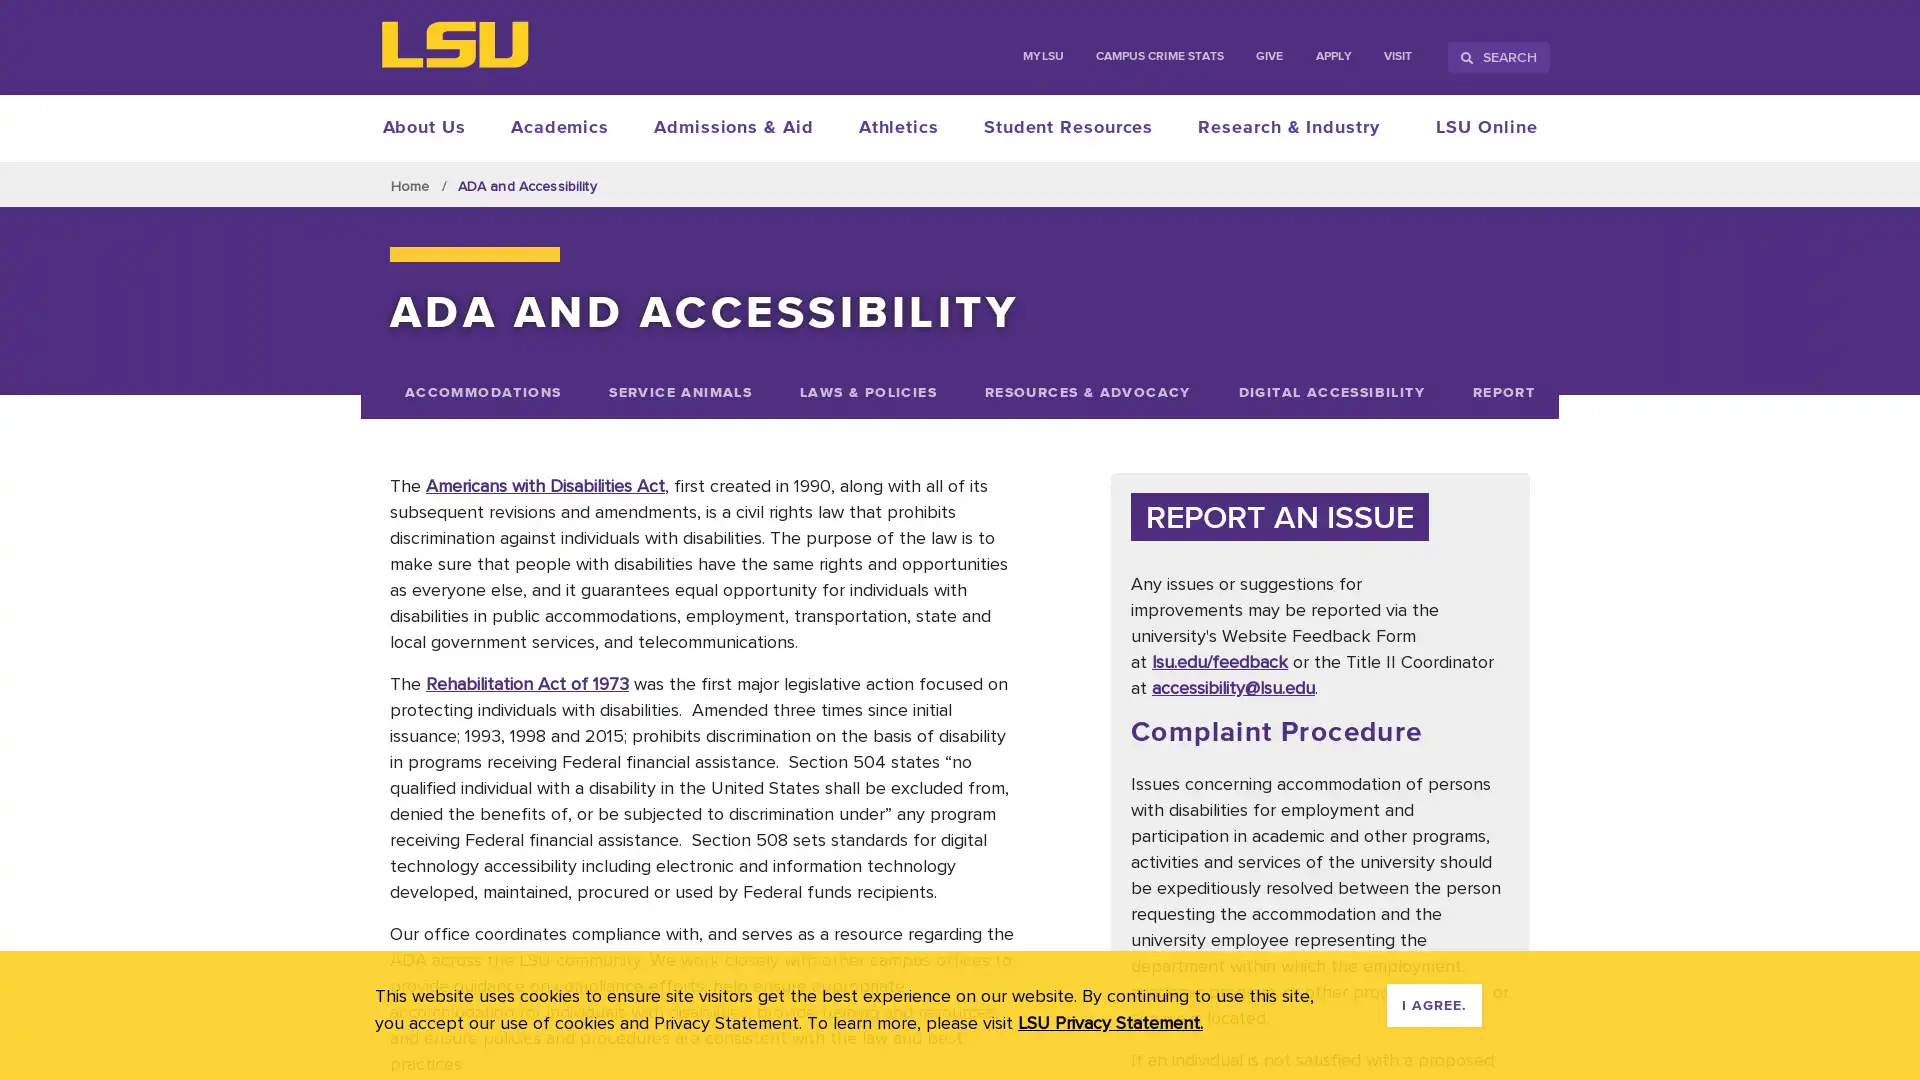 This screenshot has height=1080, width=1920. Describe the element at coordinates (1498, 56) in the screenshot. I see `SEARCH` at that location.